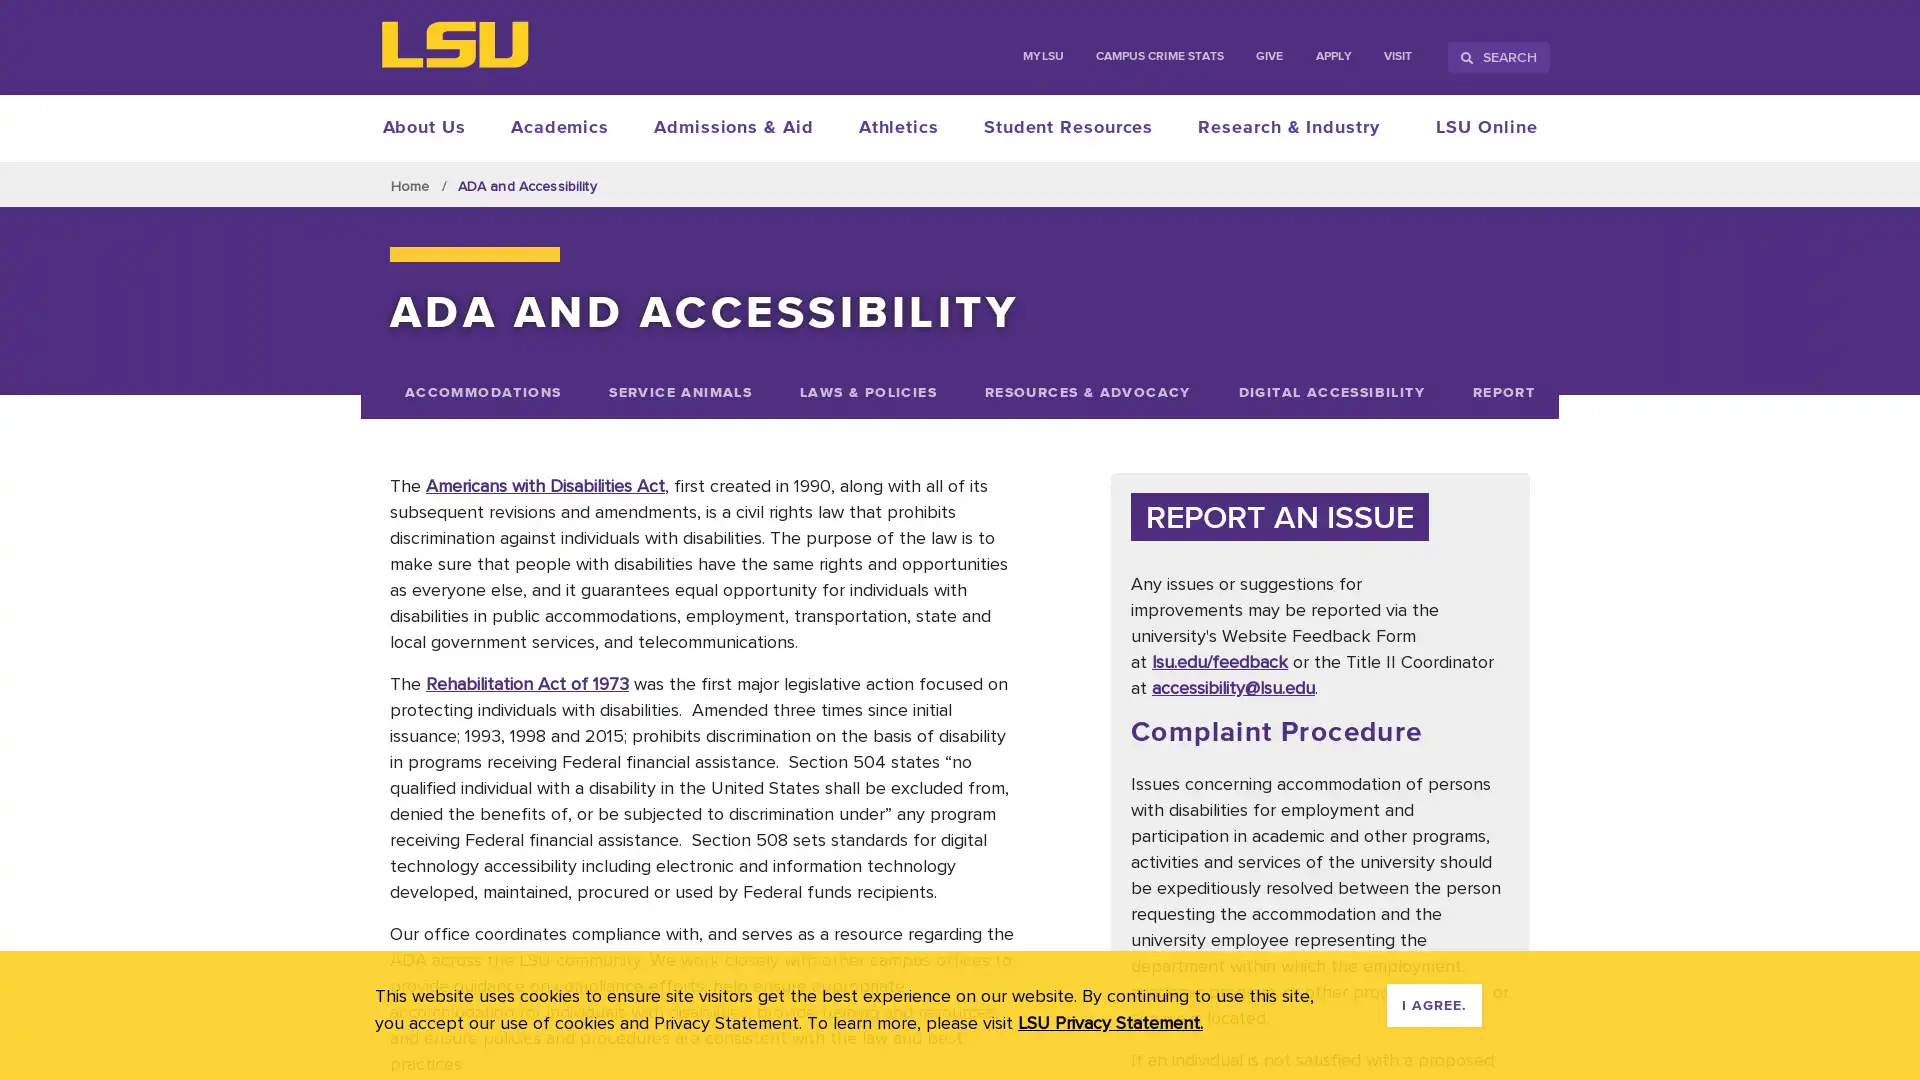 This screenshot has height=1080, width=1920. Describe the element at coordinates (1498, 56) in the screenshot. I see `SEARCH` at that location.